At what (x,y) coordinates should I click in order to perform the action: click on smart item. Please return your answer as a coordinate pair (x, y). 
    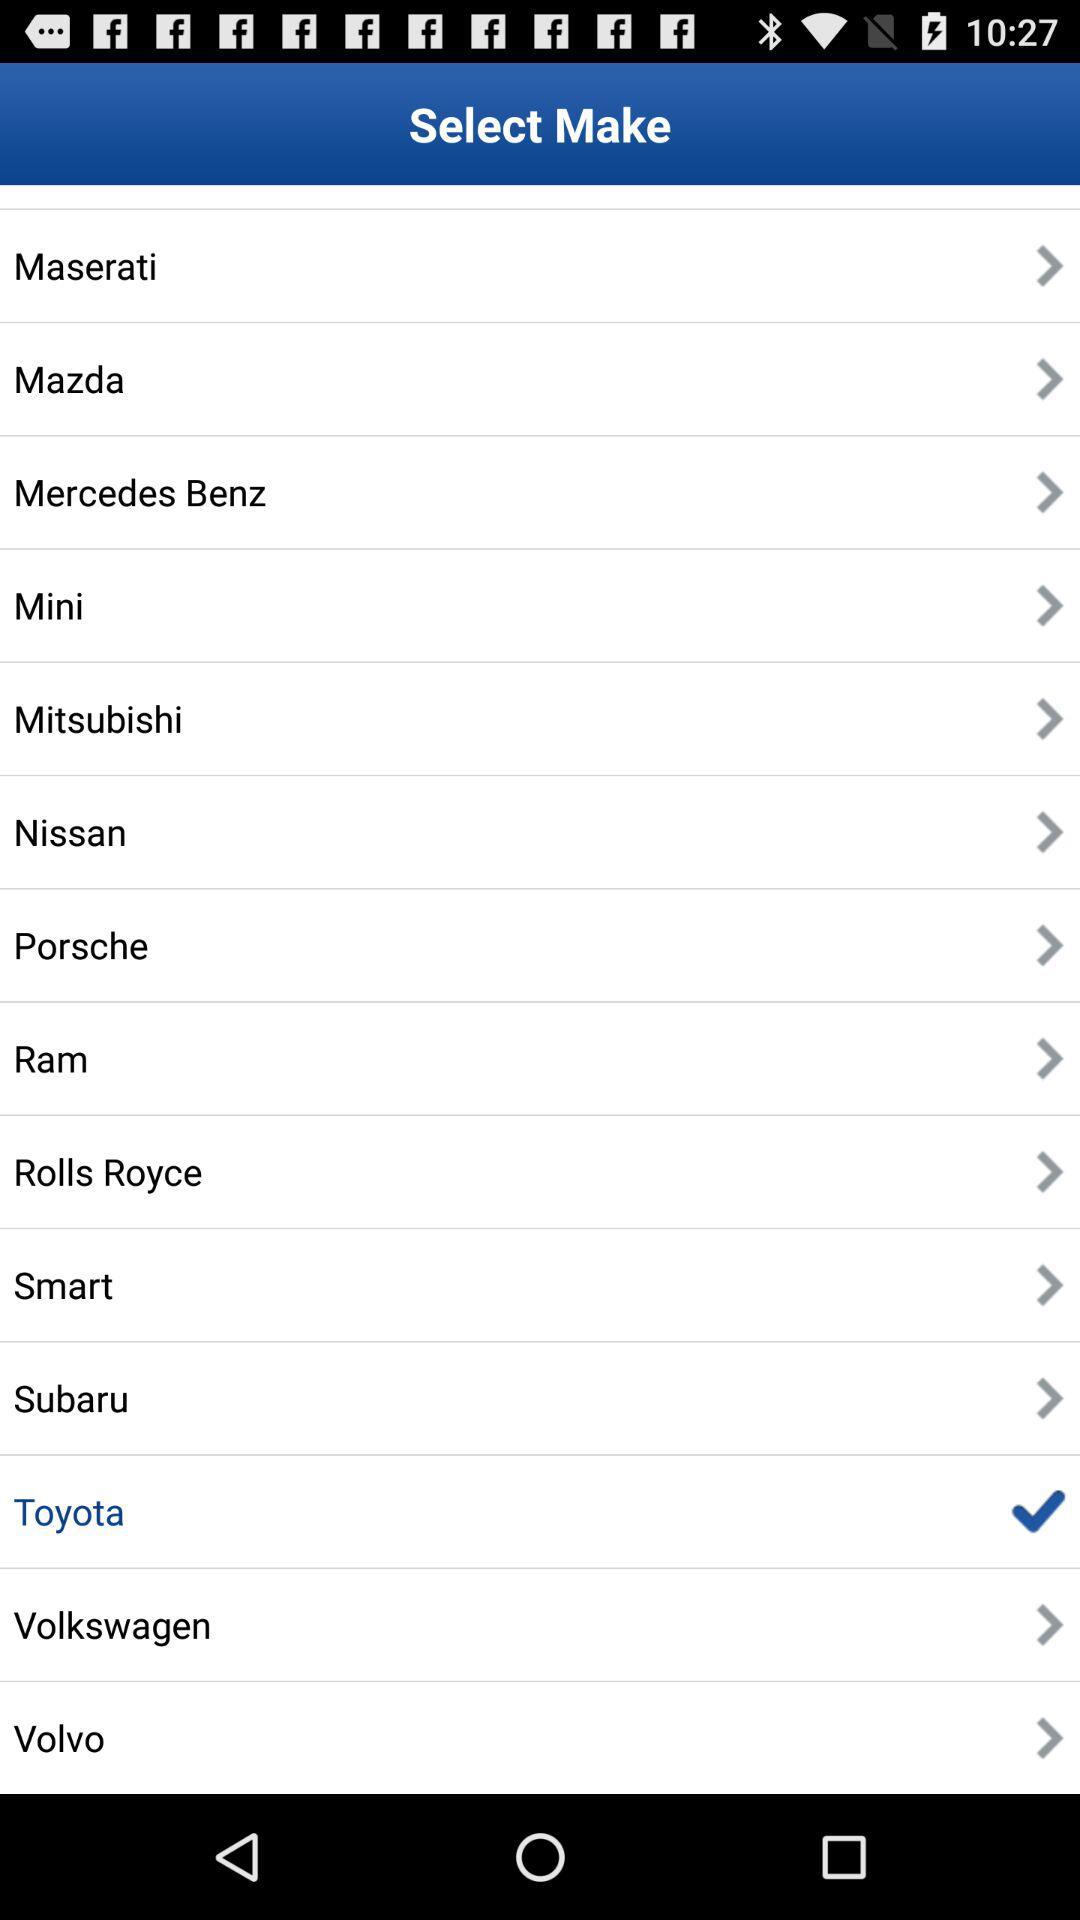
    Looking at the image, I should click on (62, 1284).